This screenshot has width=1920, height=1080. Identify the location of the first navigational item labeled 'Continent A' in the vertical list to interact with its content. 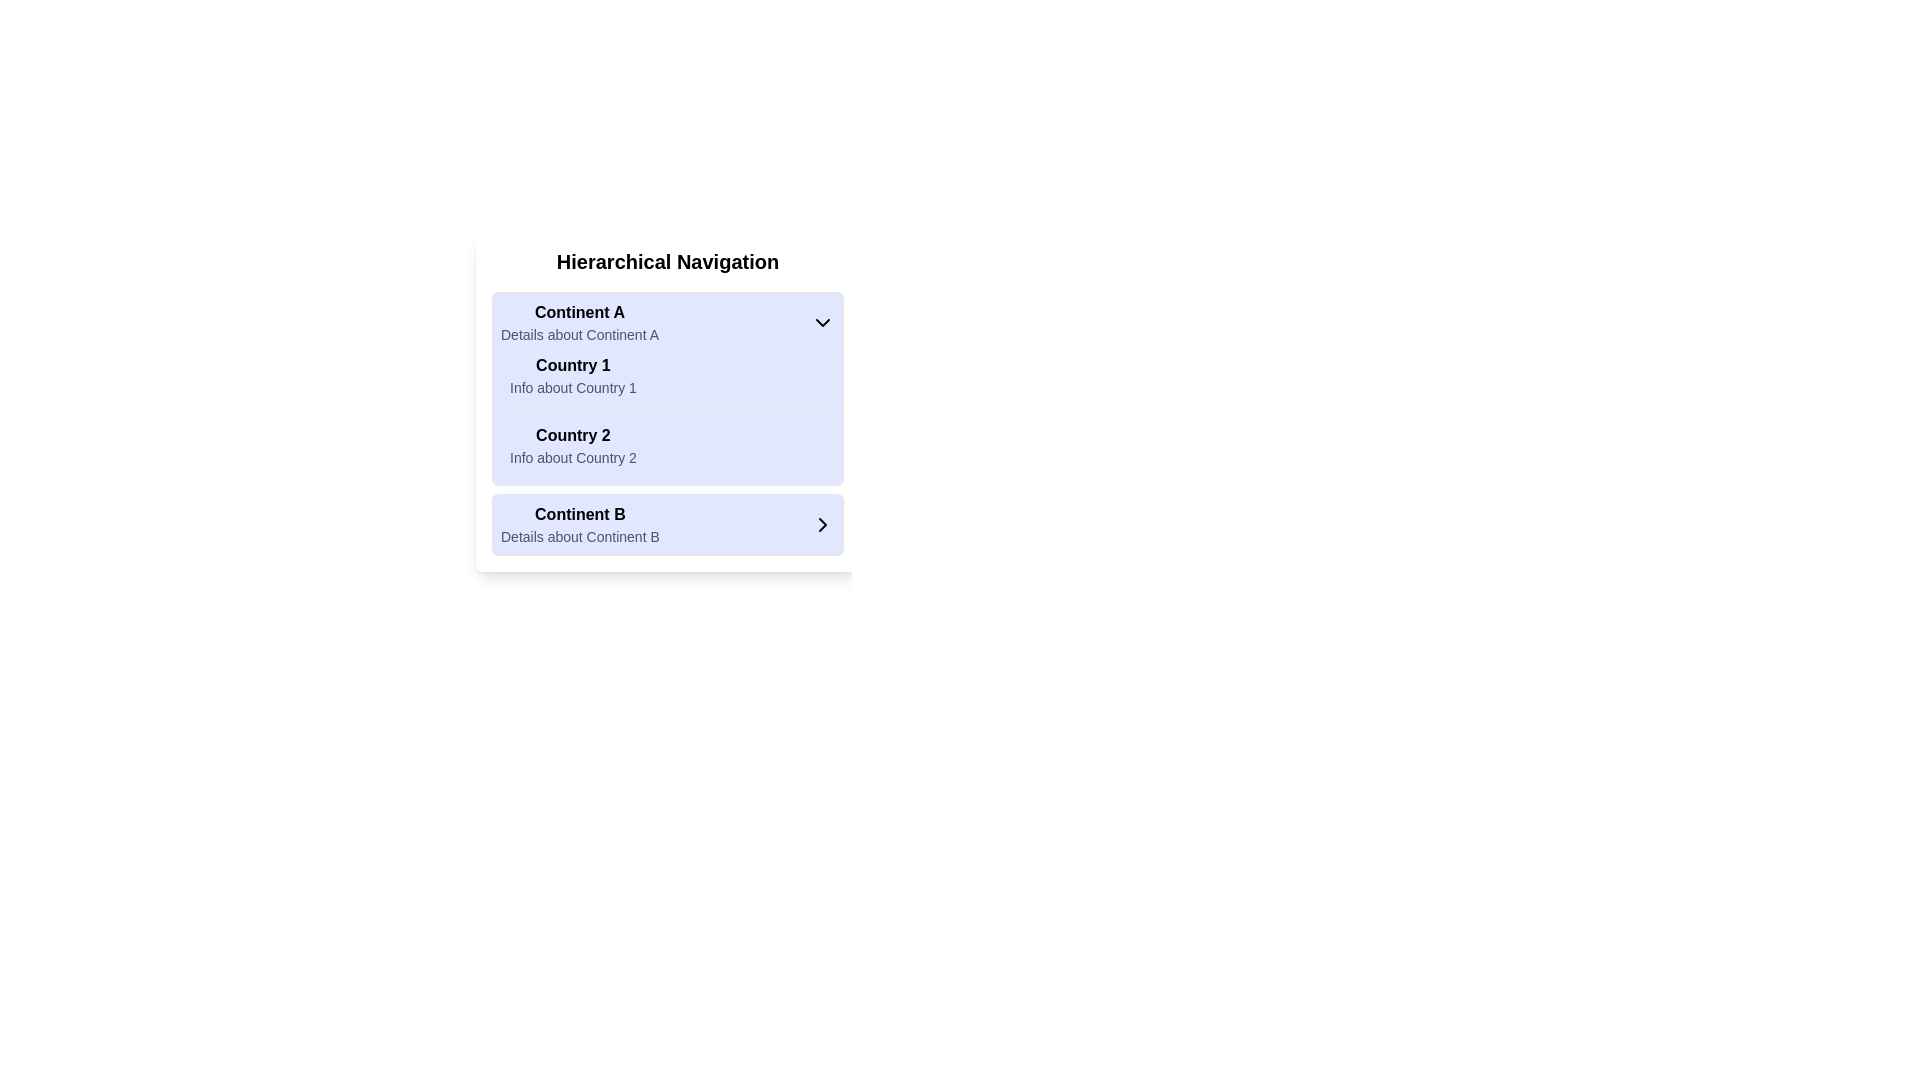
(579, 322).